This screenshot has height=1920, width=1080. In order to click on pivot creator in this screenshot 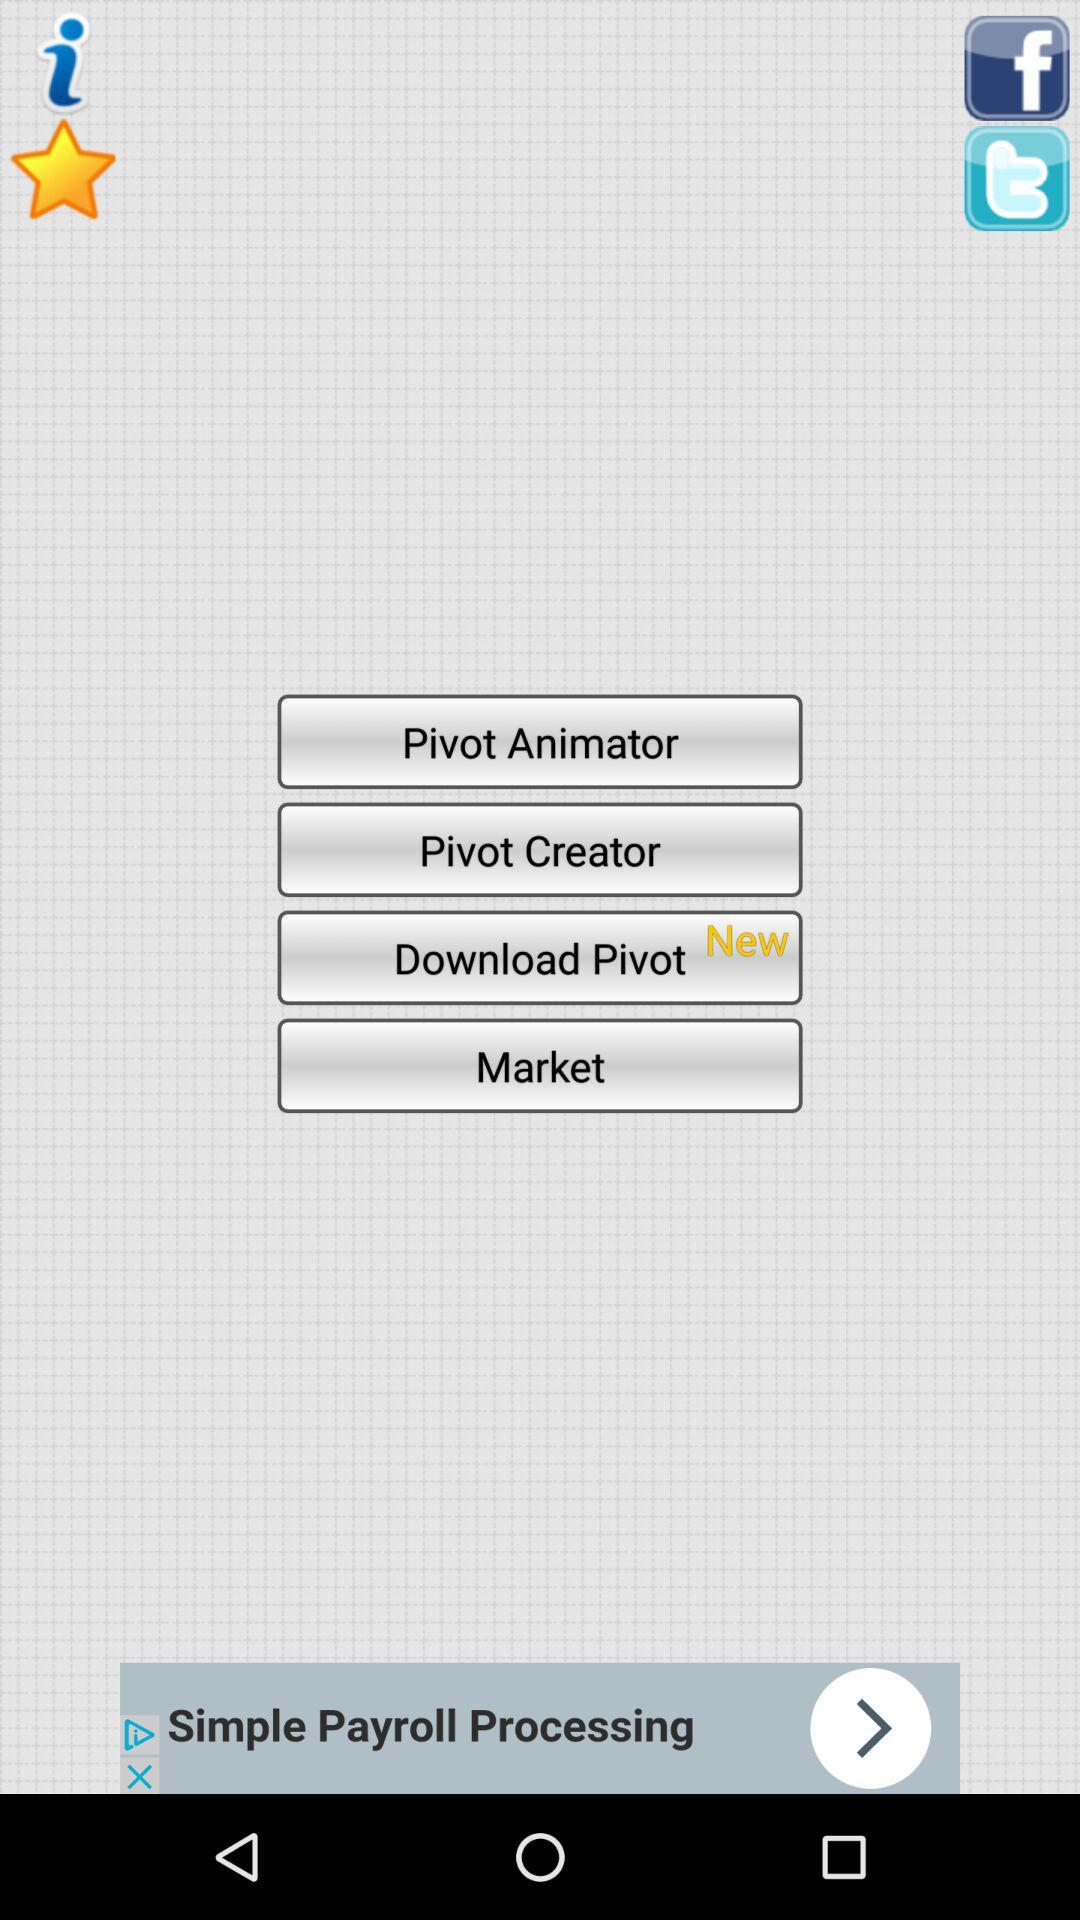, I will do `click(540, 849)`.